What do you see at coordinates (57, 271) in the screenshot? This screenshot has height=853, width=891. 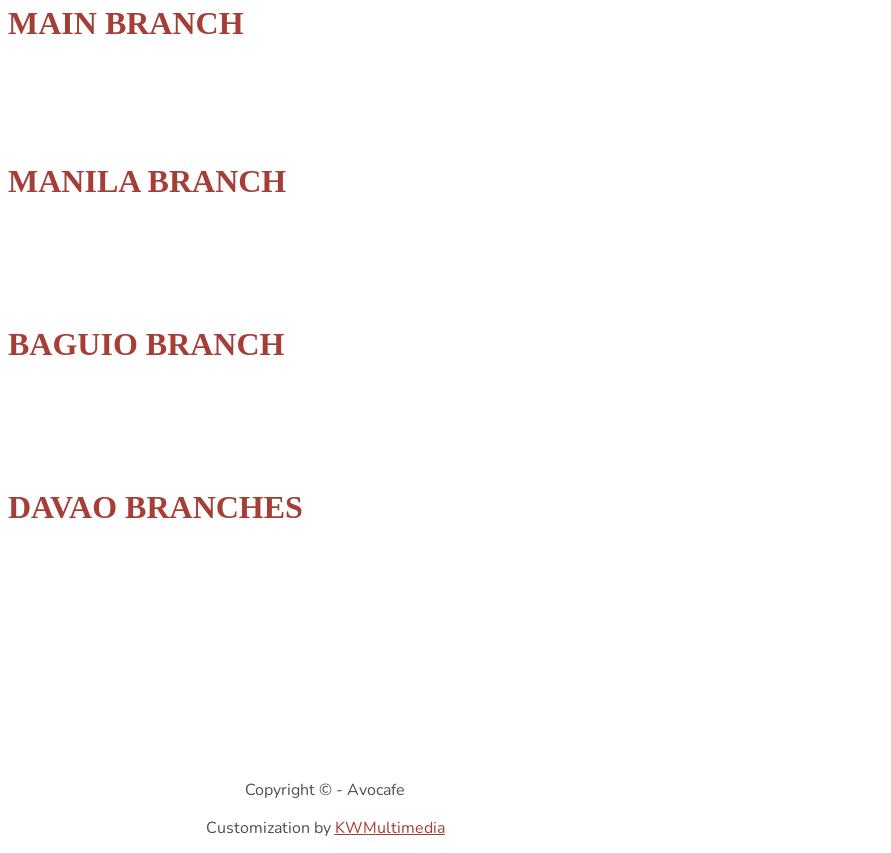 I see `'163 E. Mendiola,'` at bounding box center [57, 271].